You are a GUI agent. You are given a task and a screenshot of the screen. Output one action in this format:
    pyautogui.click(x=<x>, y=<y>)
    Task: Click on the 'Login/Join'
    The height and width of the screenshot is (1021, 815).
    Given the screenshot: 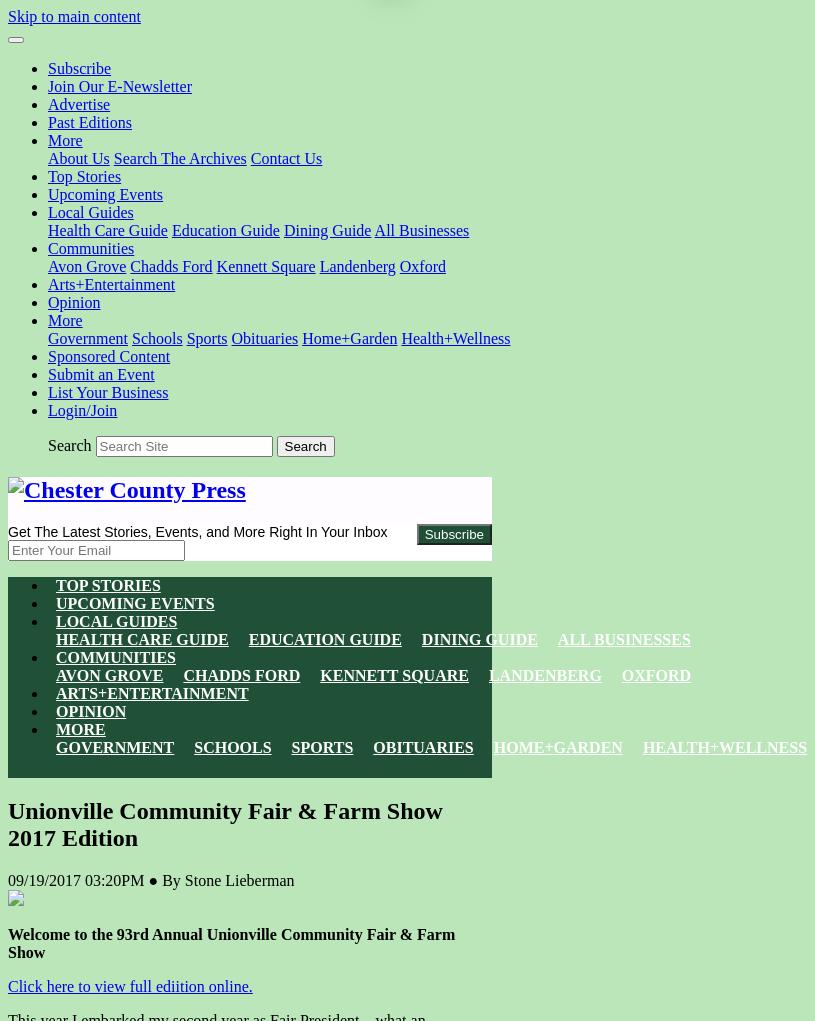 What is the action you would take?
    pyautogui.click(x=47, y=409)
    